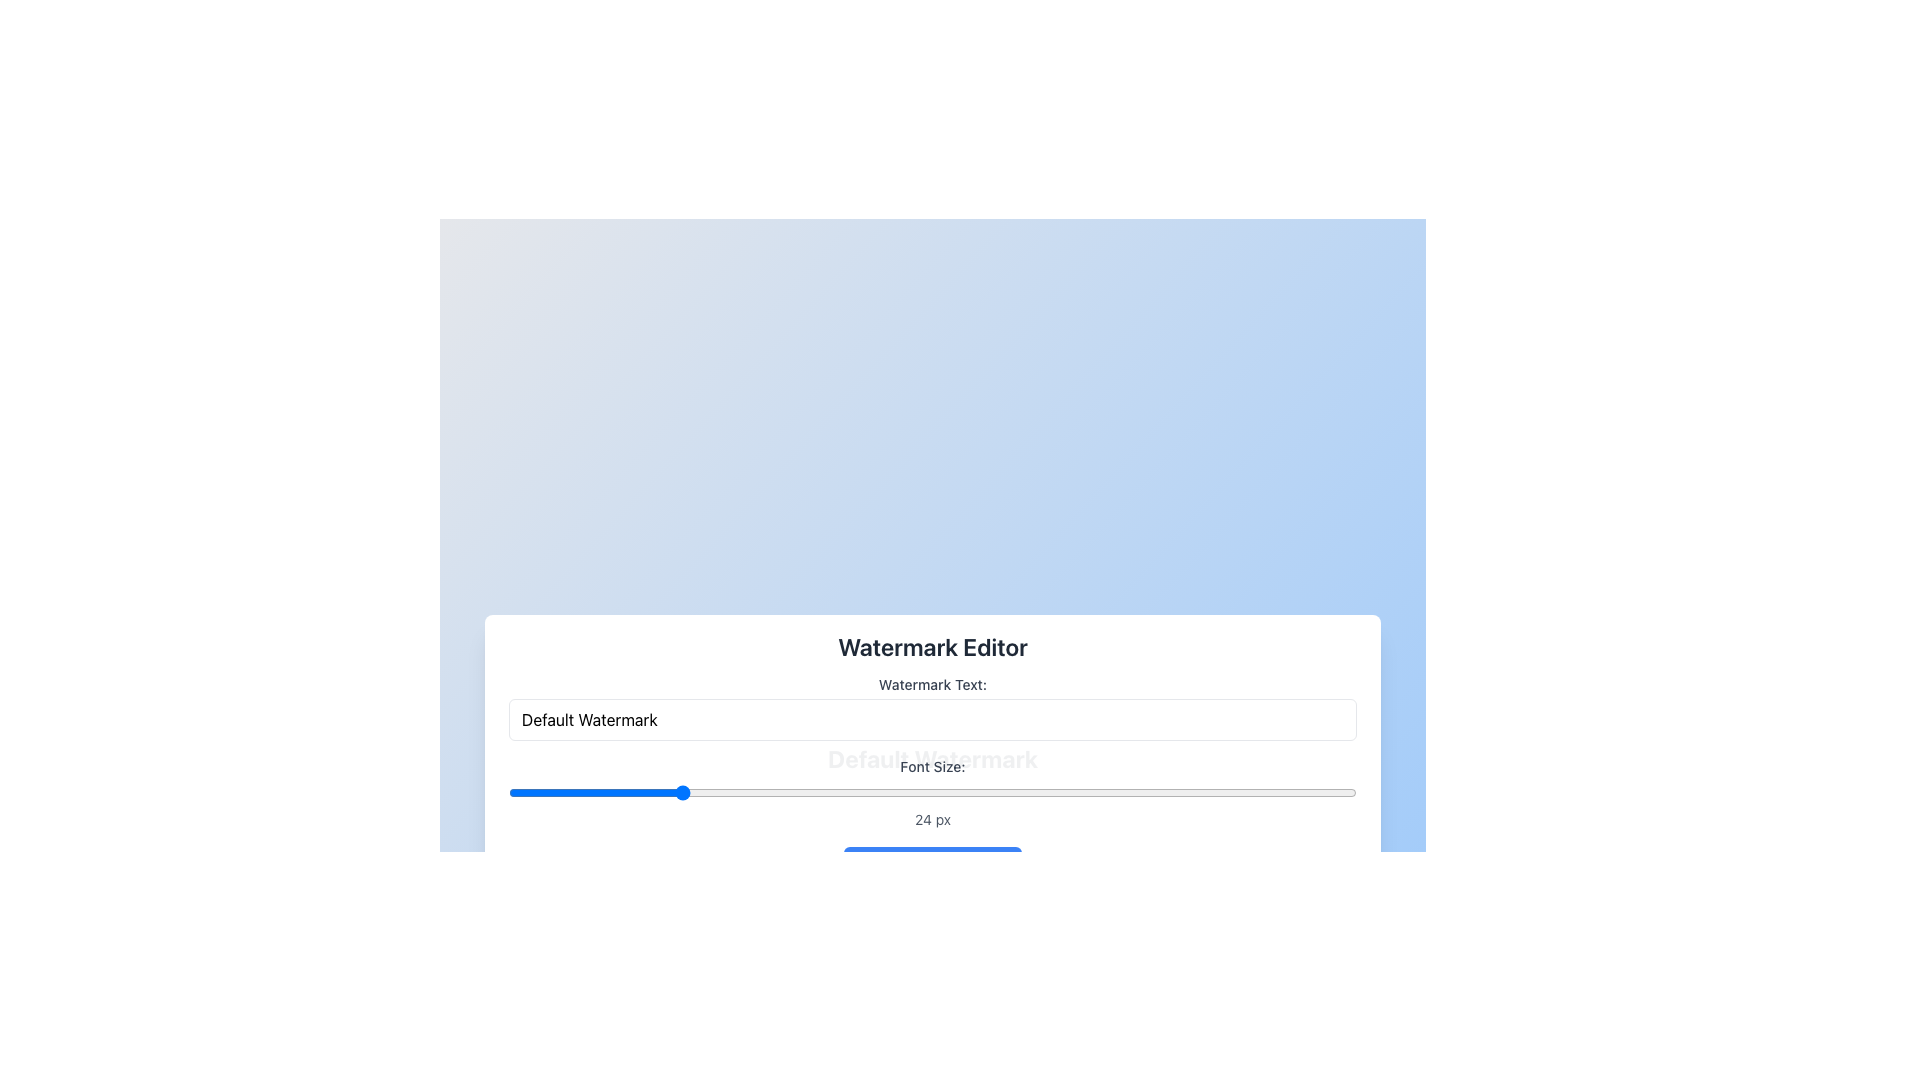 The width and height of the screenshot is (1920, 1080). Describe the element at coordinates (931, 819) in the screenshot. I see `value displayed in the text label showing '24 px', which is styled in a small gray font and is positioned below the slider component and to the right of the 'Font Size:' label` at that location.